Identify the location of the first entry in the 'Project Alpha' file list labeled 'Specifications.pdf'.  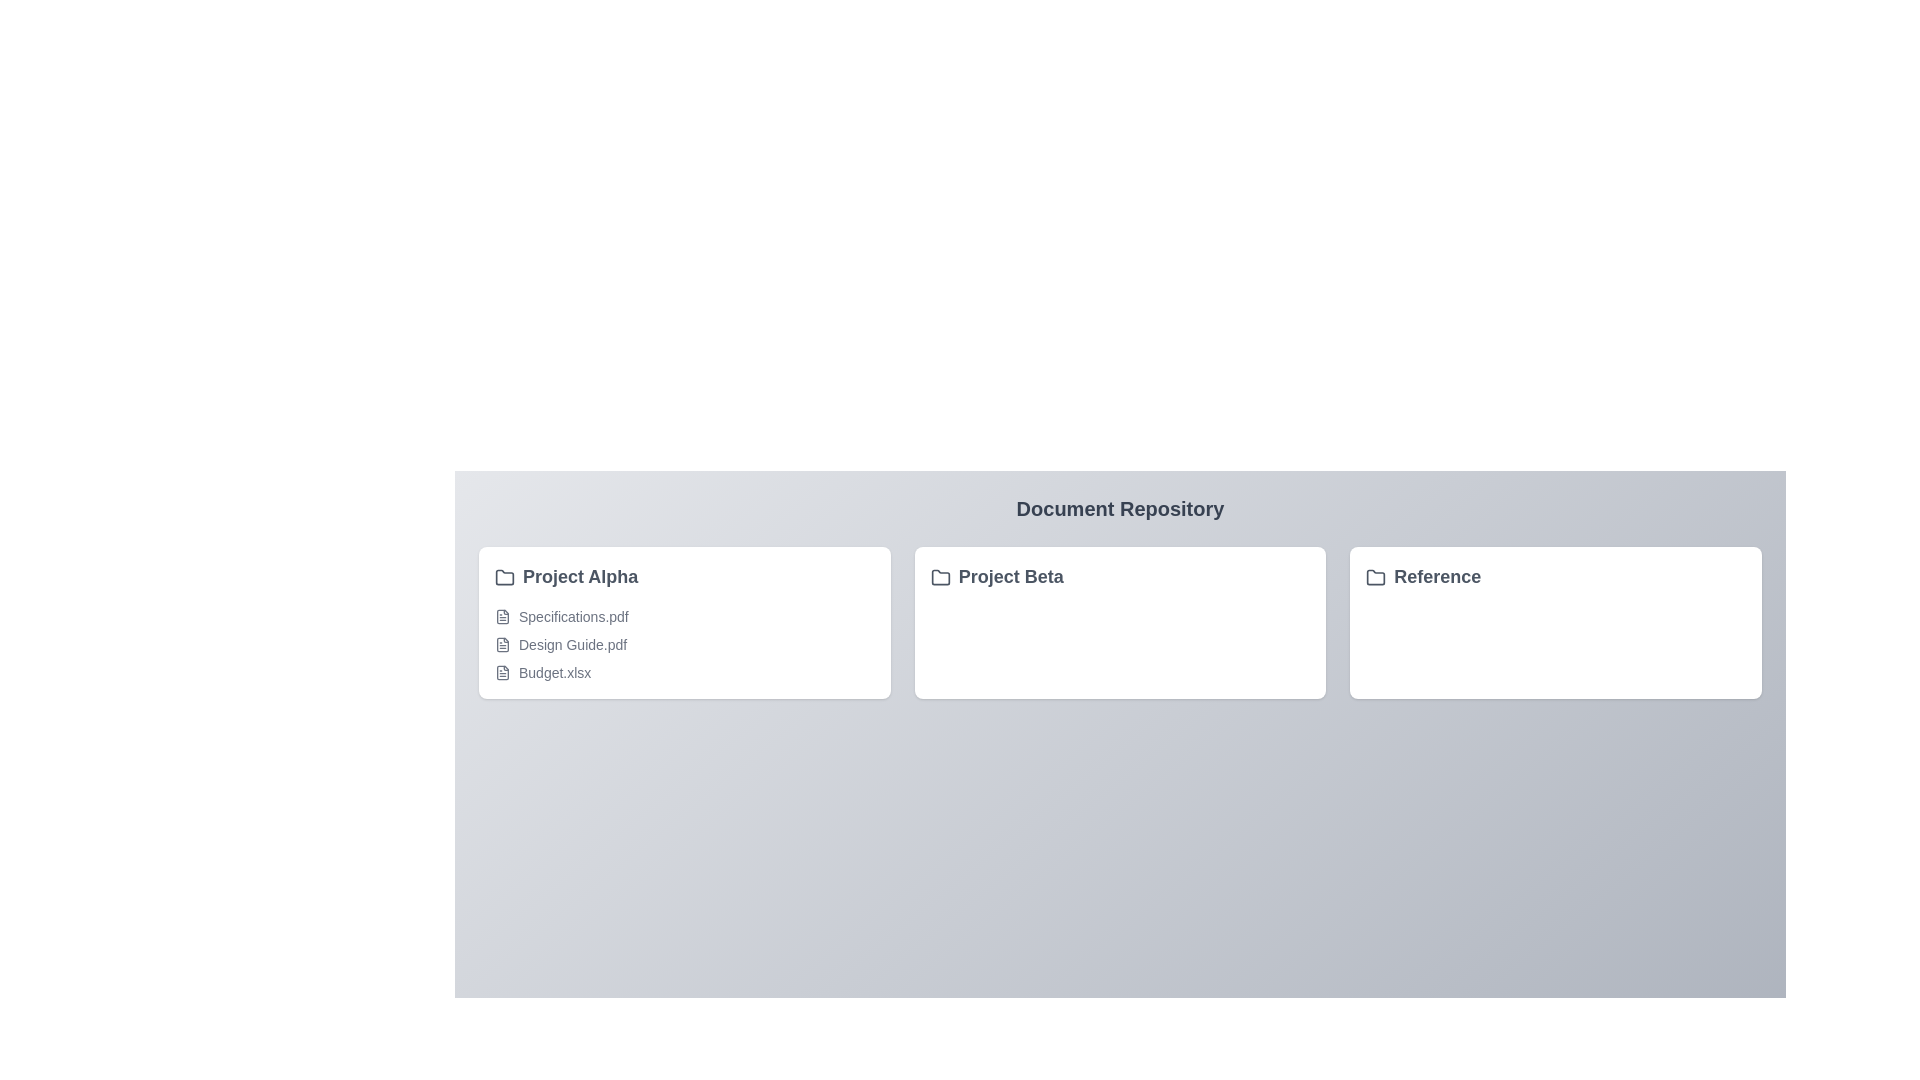
(684, 616).